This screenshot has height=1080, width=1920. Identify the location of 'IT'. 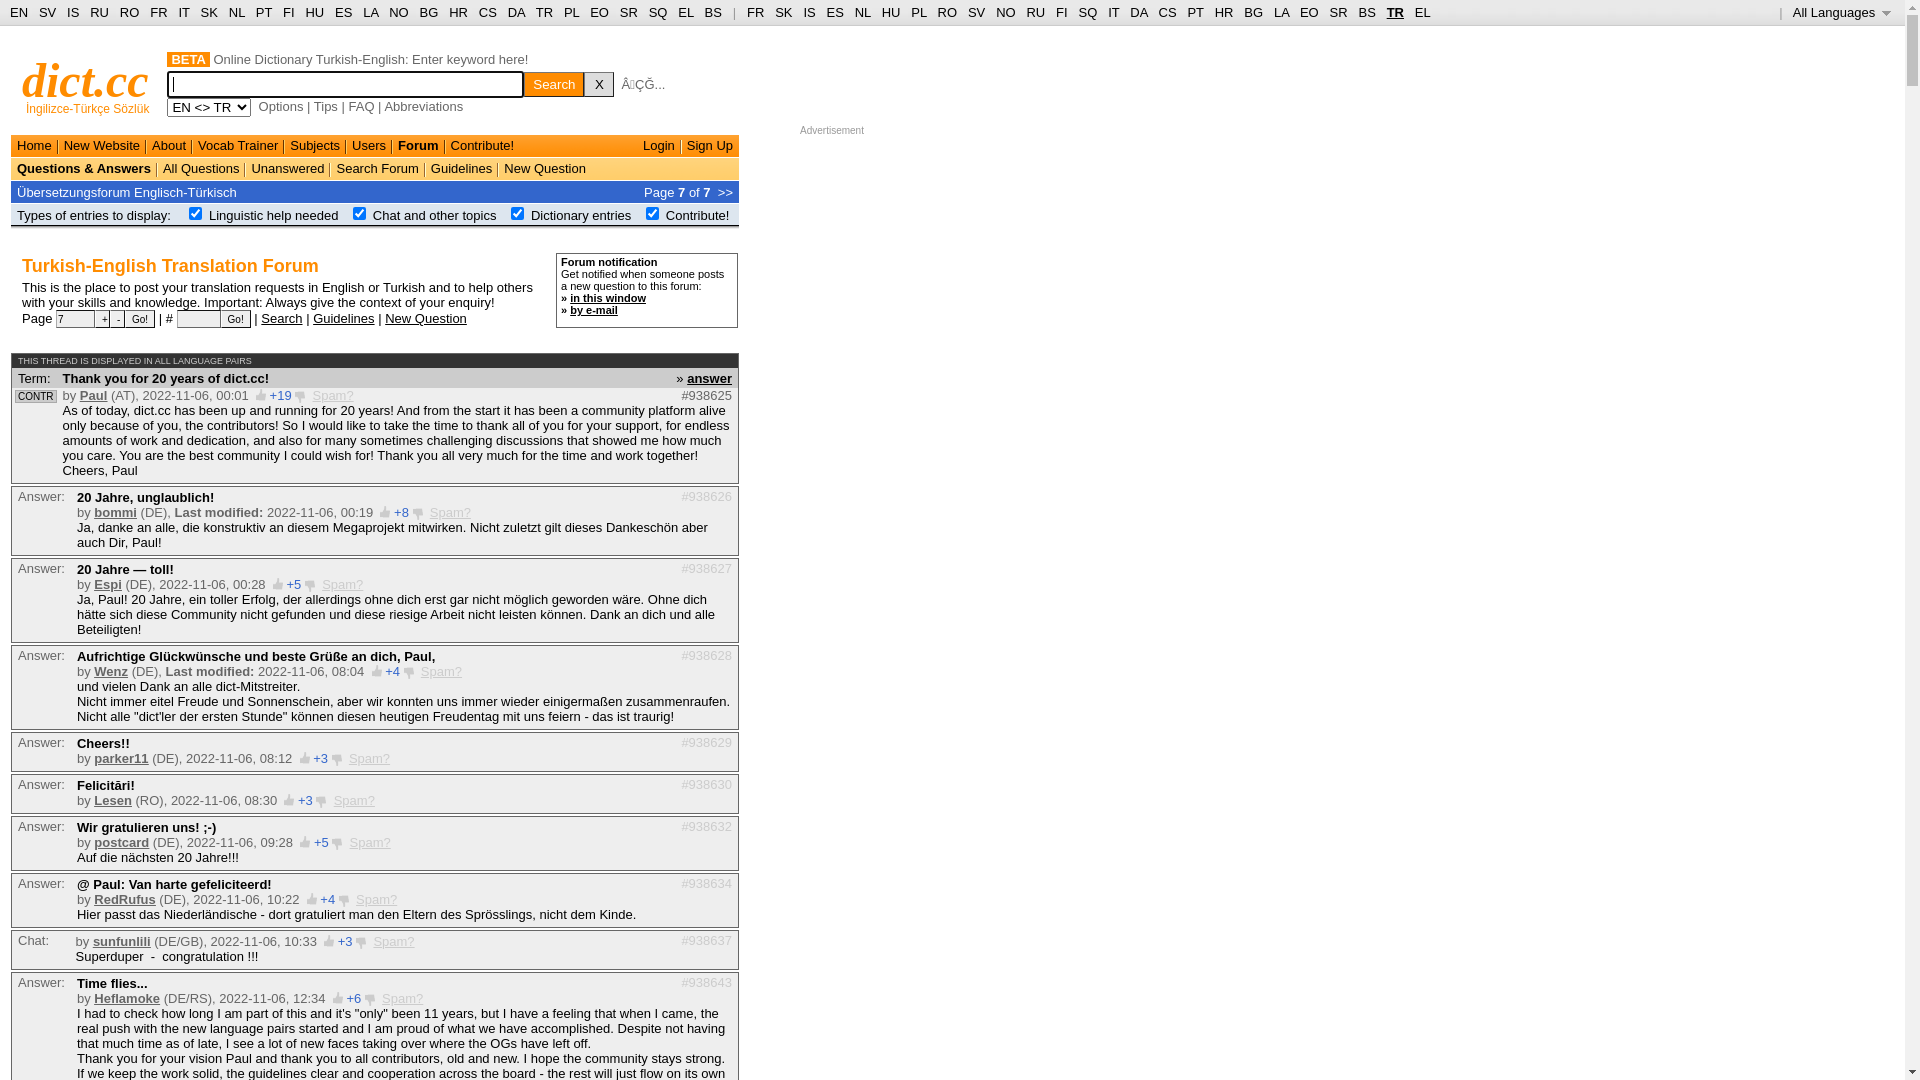
(183, 12).